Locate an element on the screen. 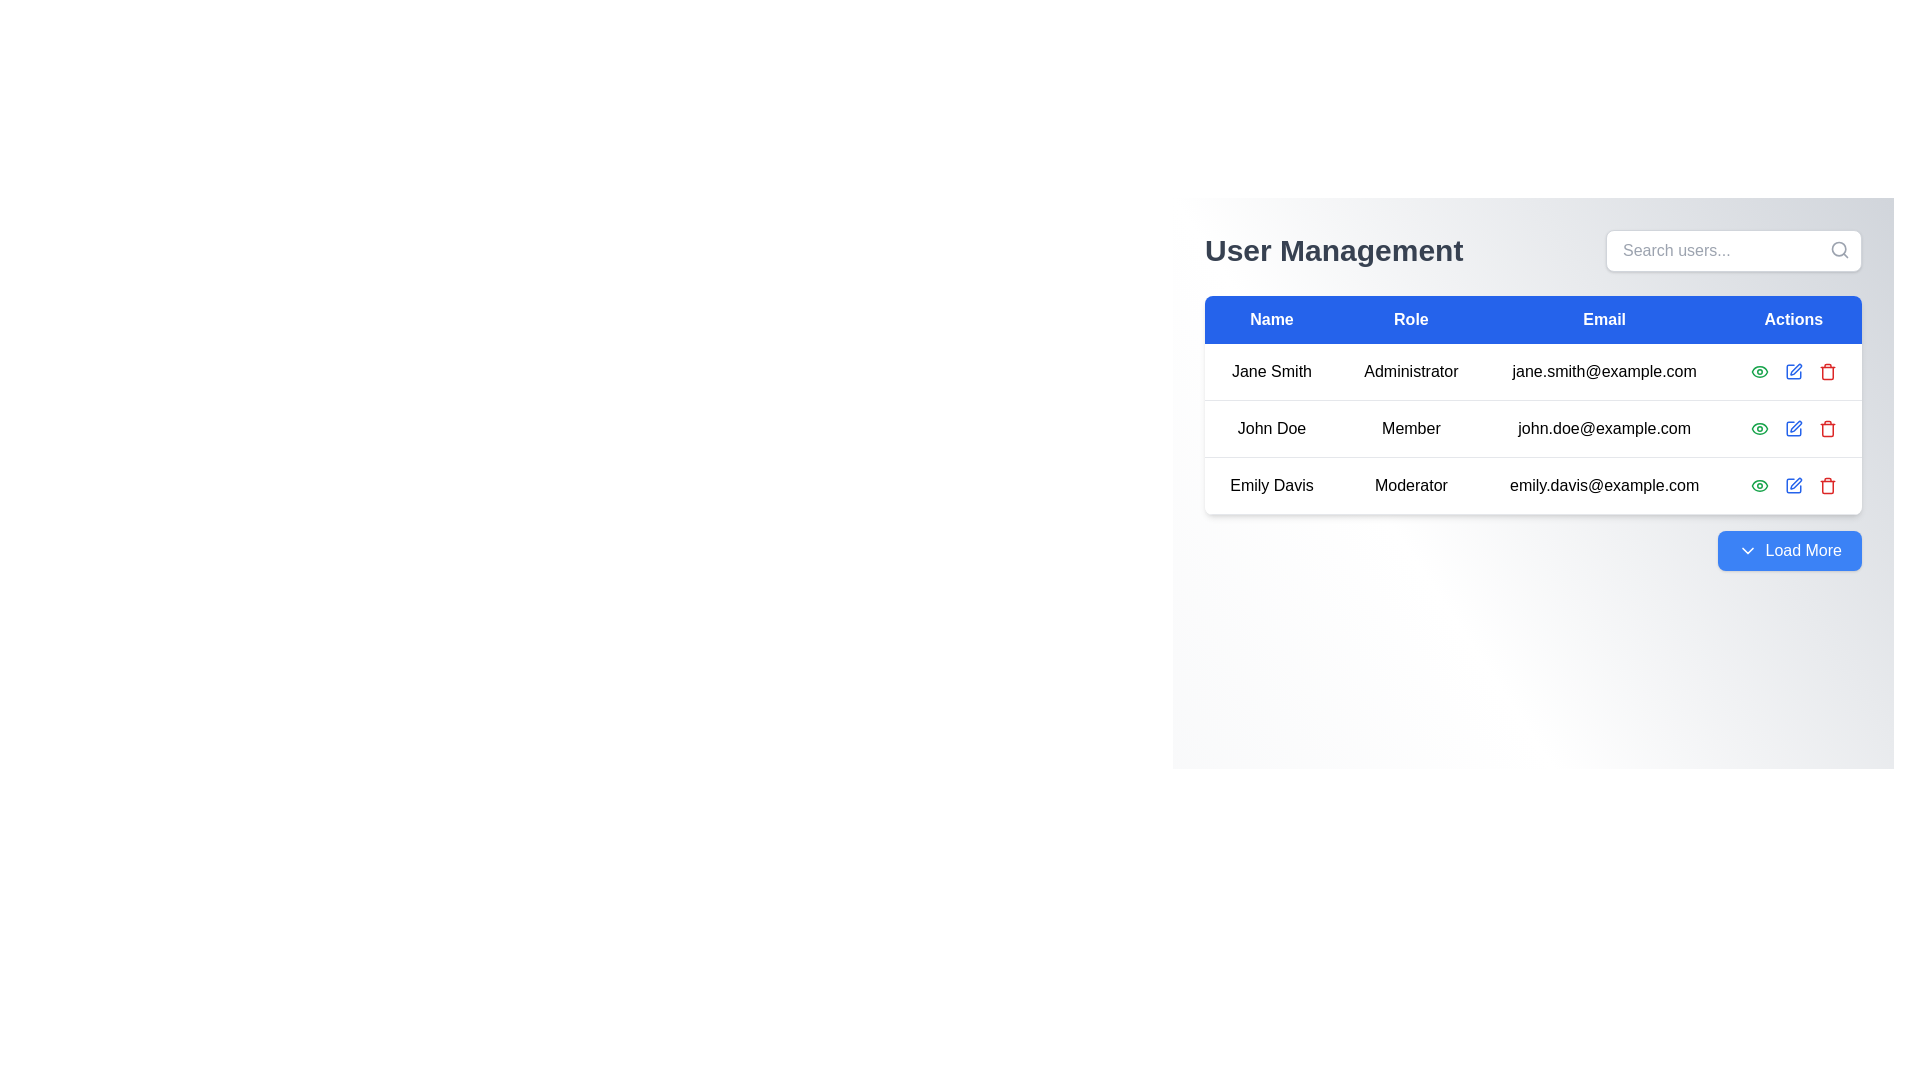 The image size is (1920, 1080). the green eye icon button in the 'Actions' column for 'Jane Smith' is located at coordinates (1758, 486).